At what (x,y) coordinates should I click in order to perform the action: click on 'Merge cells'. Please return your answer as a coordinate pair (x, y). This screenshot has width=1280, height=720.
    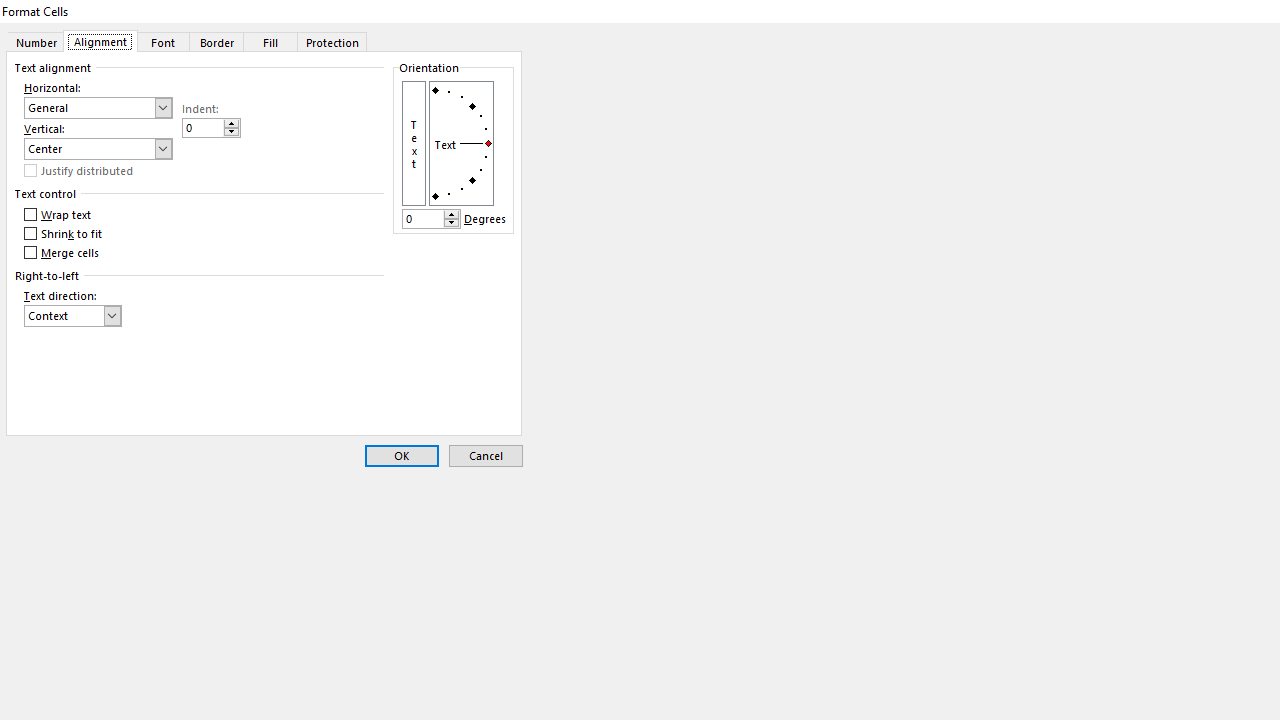
    Looking at the image, I should click on (63, 251).